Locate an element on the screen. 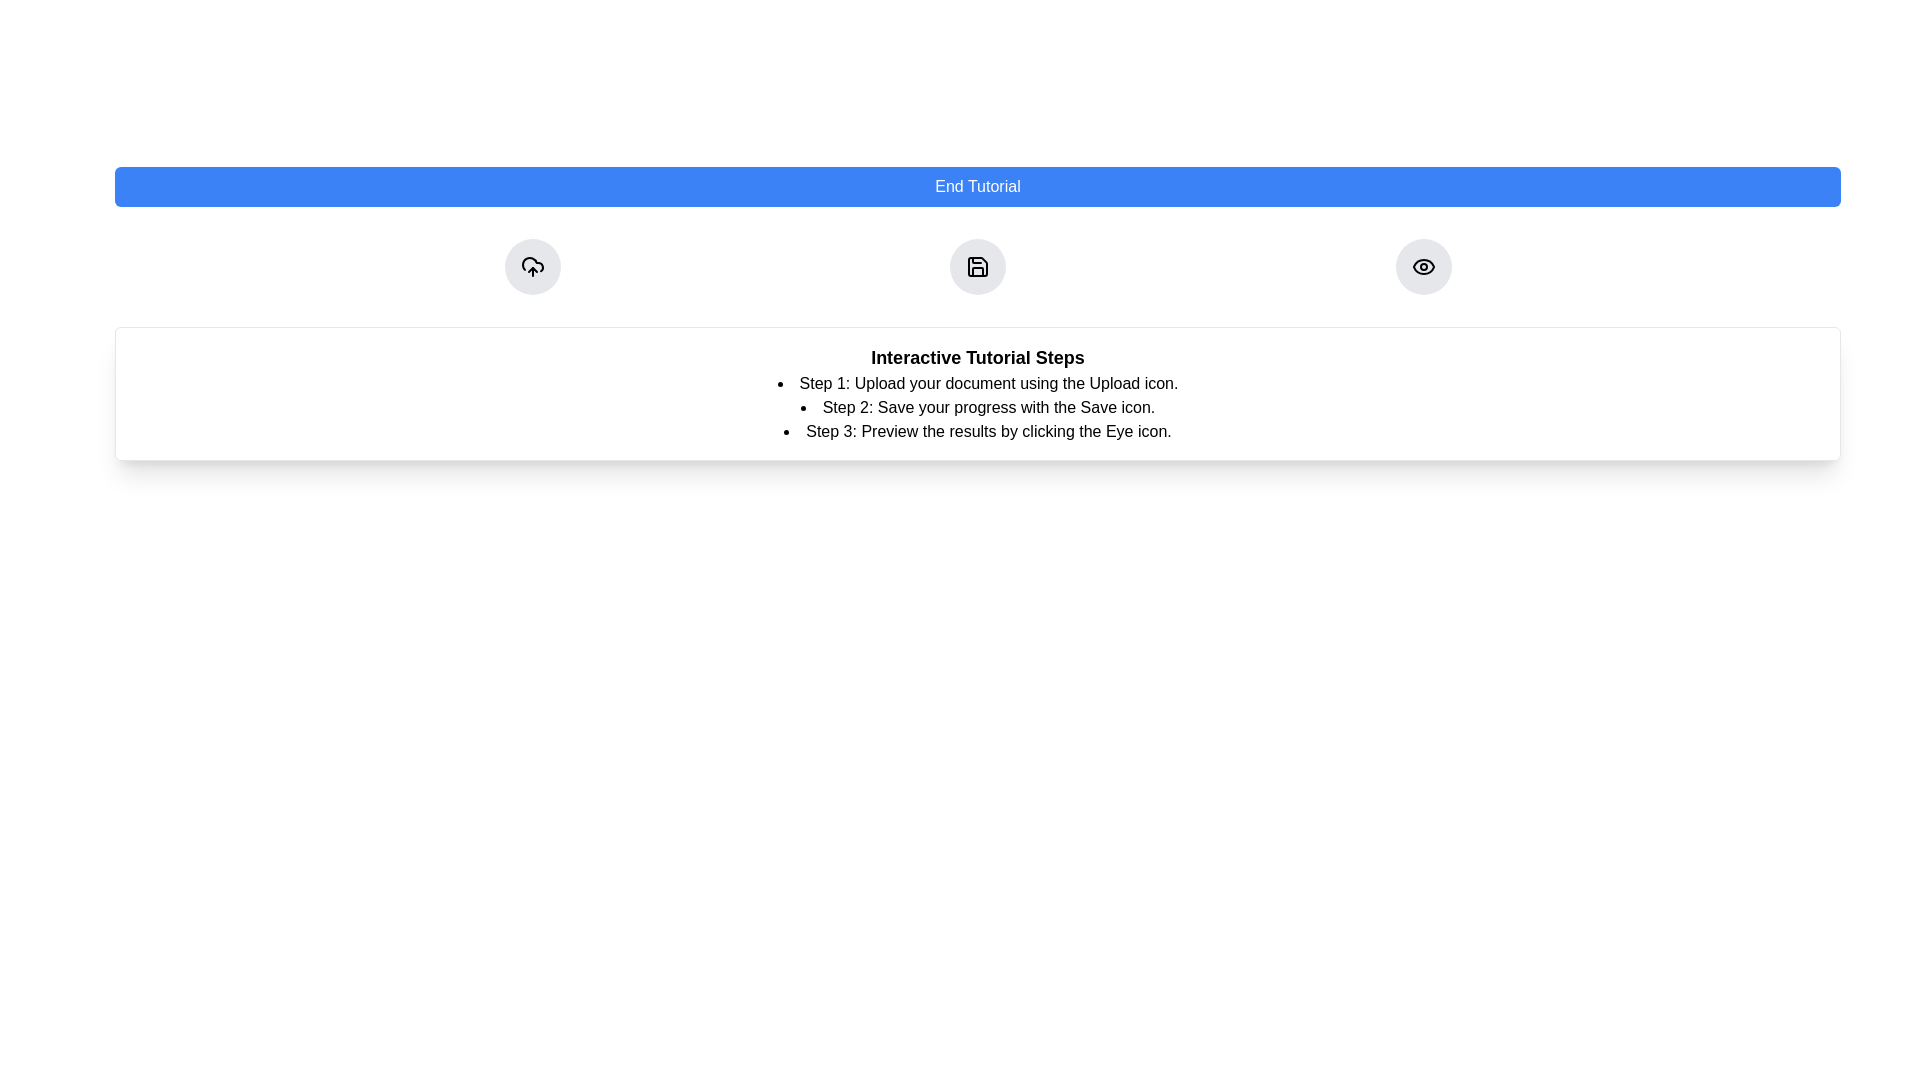  instruction text 'Step 2: Save your progress with the Save icon.' located in the bulleted list under the header 'Interactive Tutorial Steps.' is located at coordinates (978, 407).